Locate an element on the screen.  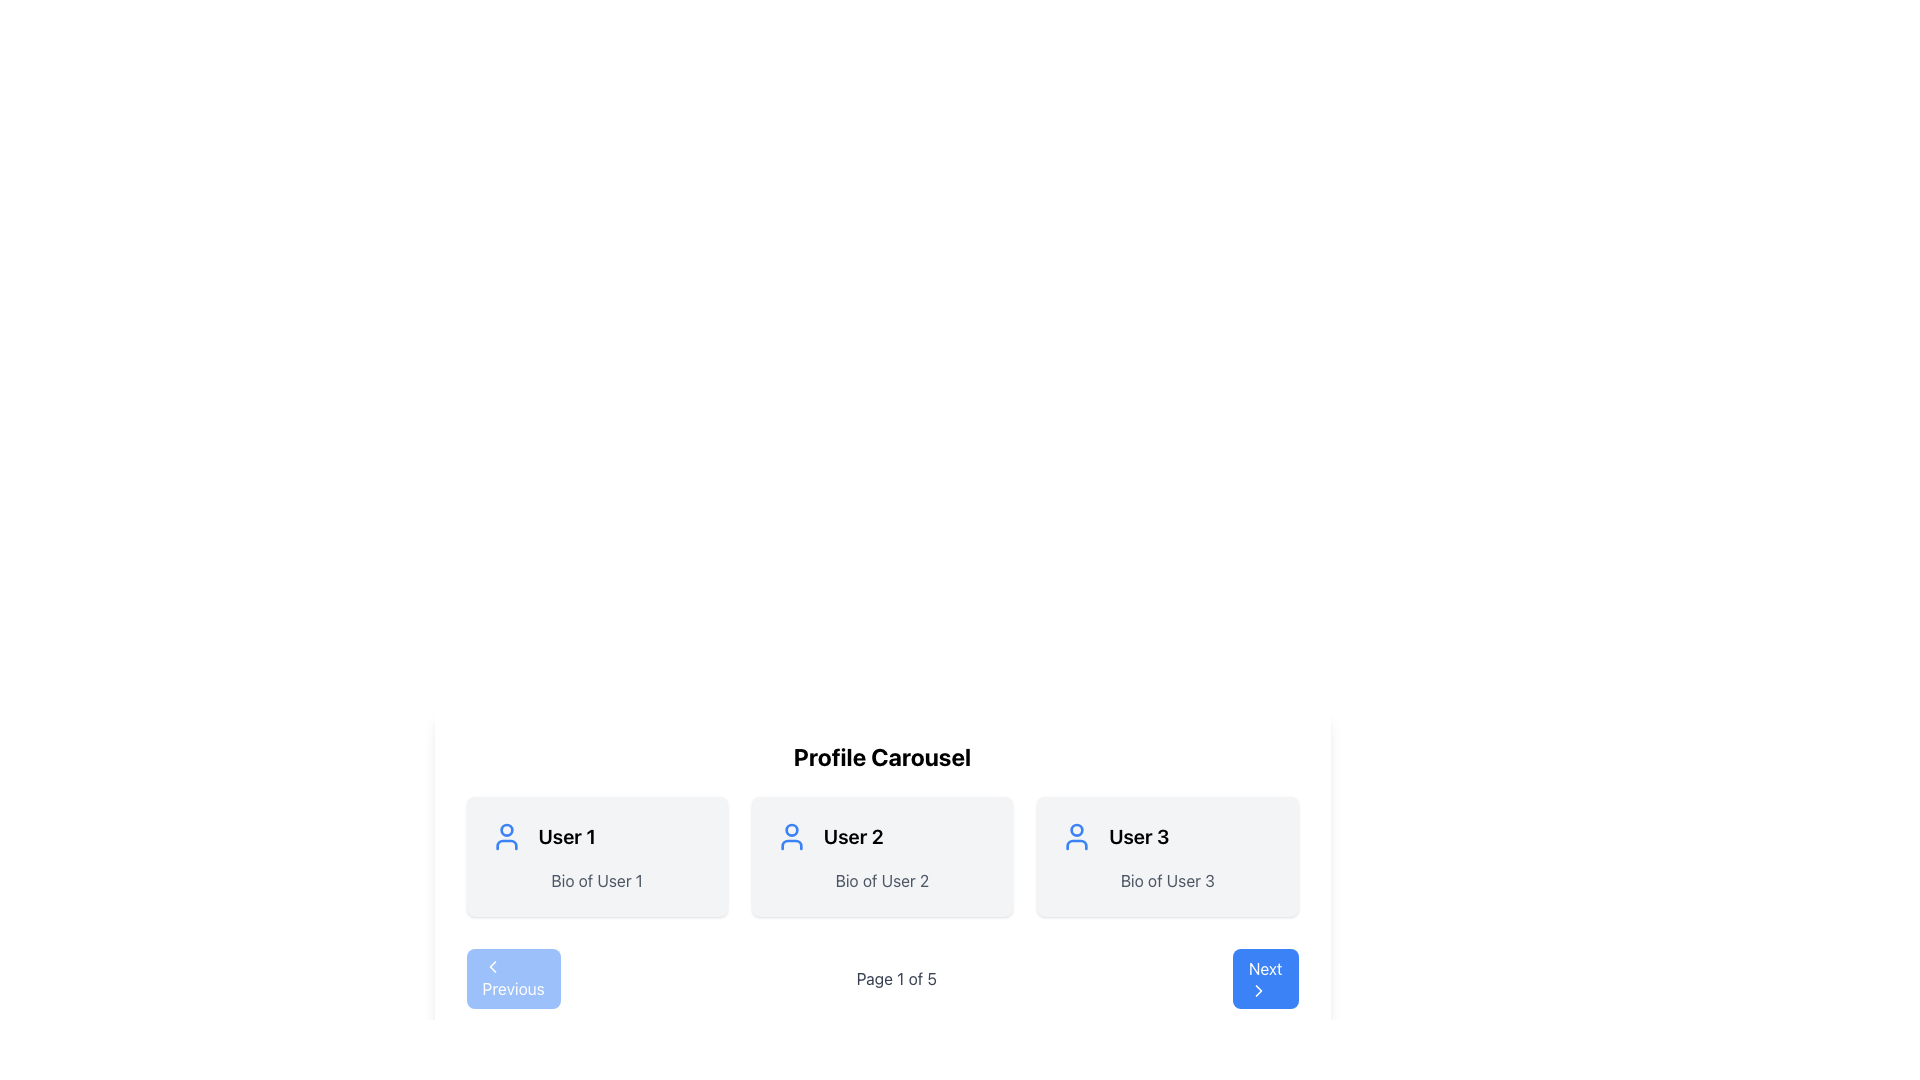
the user profile card displaying the user's name and biography, which is the middle card in a horizontal grid of three cards is located at coordinates (881, 855).